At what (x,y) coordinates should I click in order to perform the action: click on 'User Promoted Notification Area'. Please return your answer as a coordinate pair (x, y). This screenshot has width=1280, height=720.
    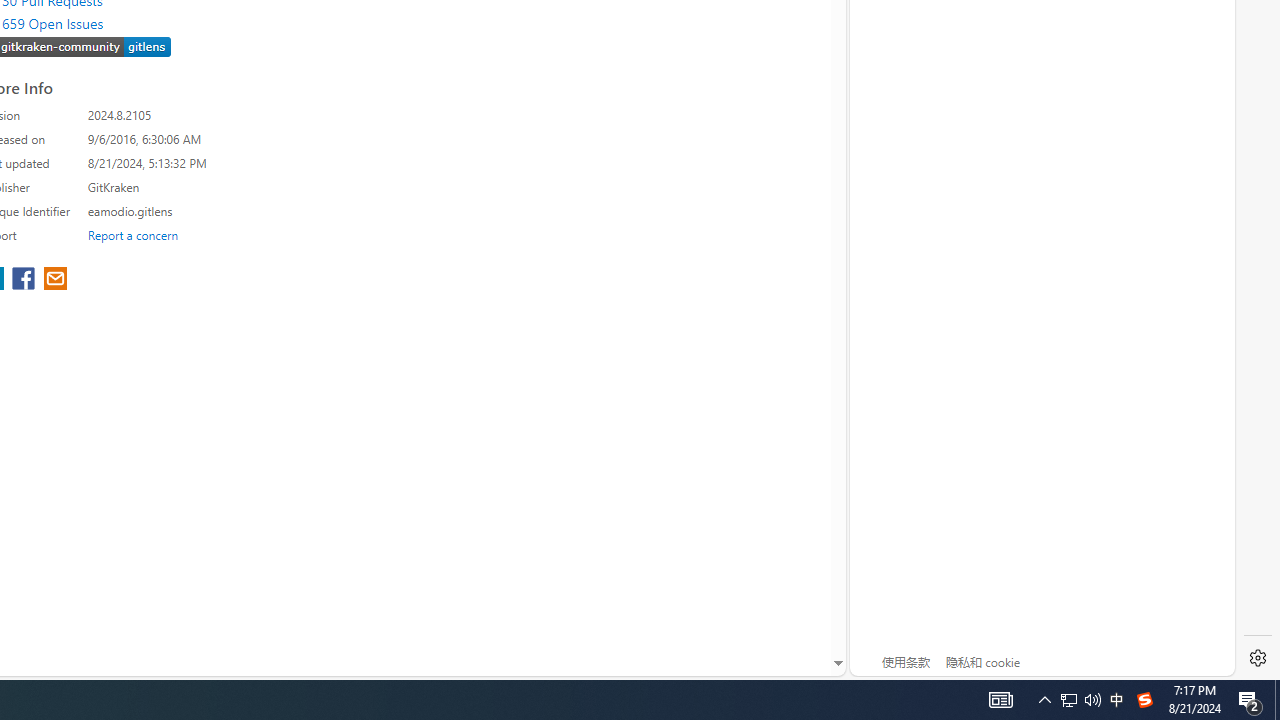
    Looking at the image, I should click on (1079, 698).